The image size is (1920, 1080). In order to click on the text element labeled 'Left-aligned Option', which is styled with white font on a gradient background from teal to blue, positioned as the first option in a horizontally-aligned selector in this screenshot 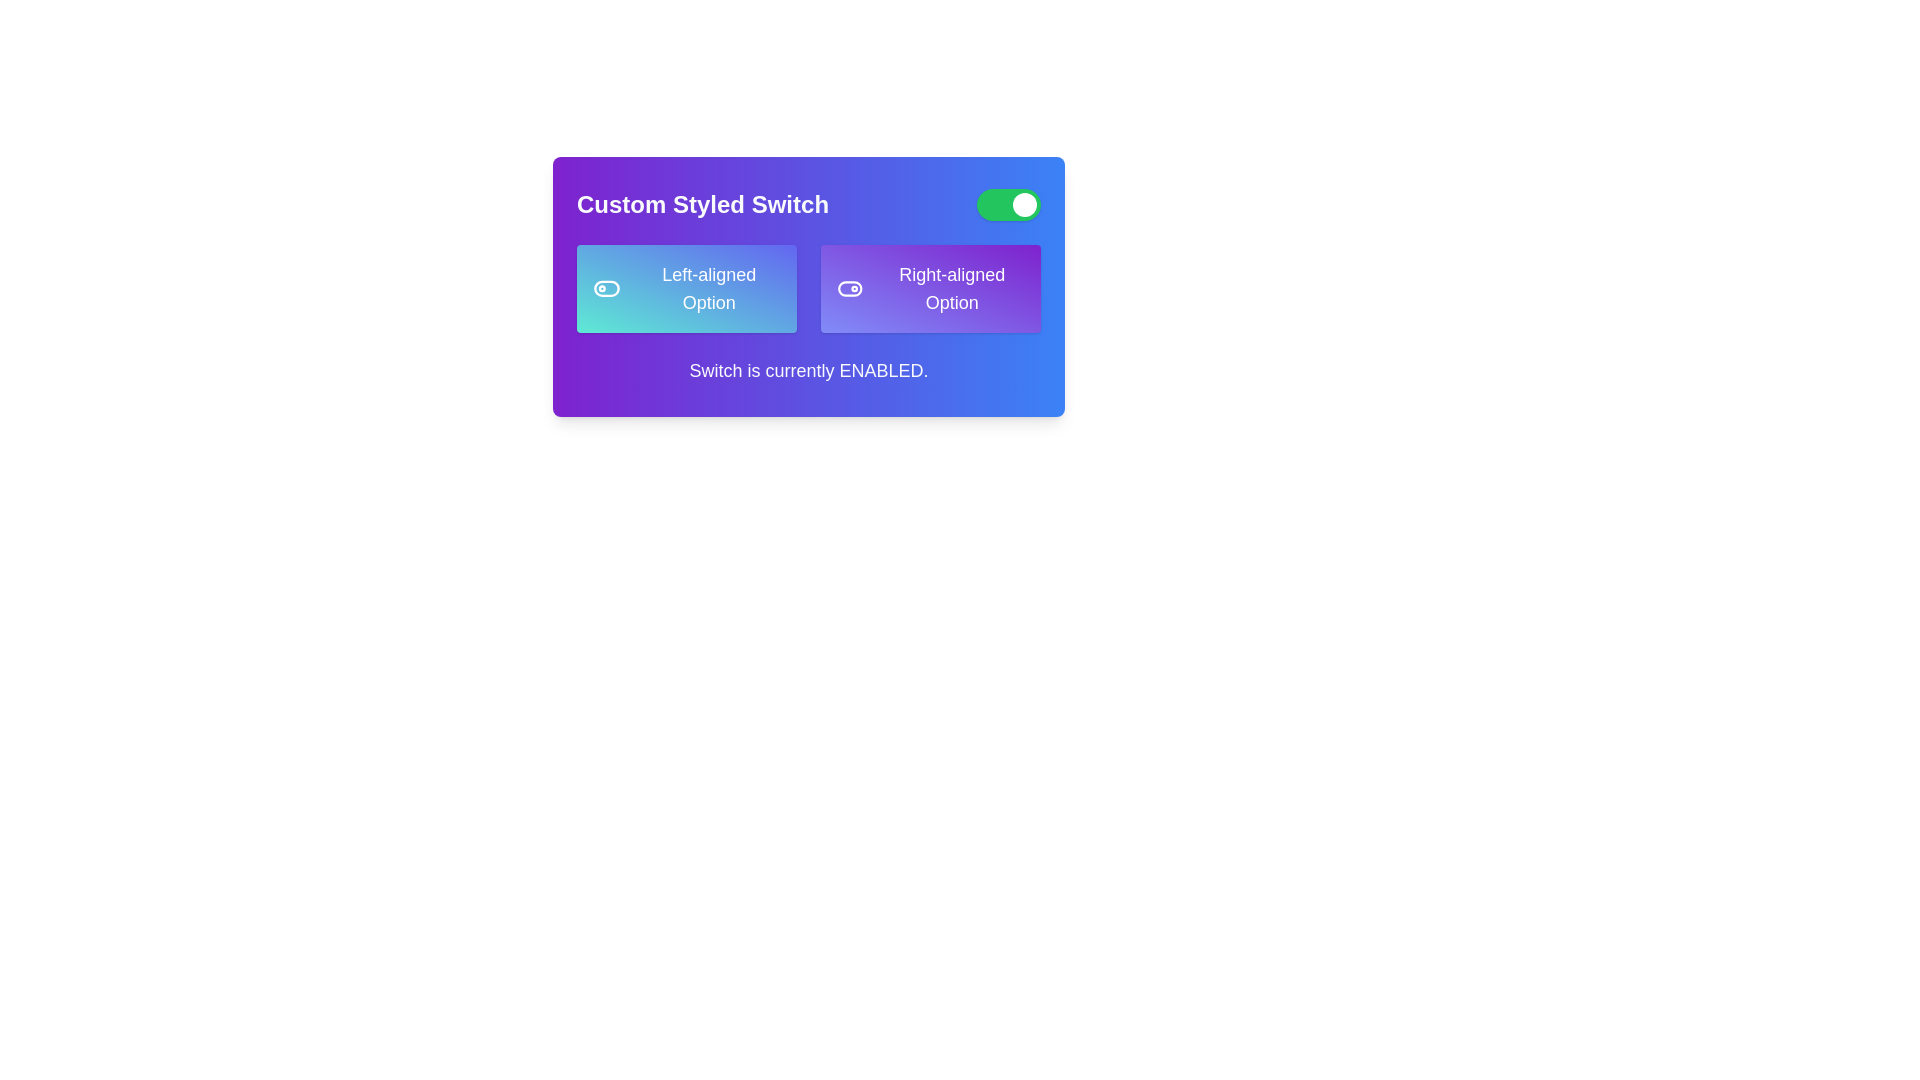, I will do `click(709, 289)`.